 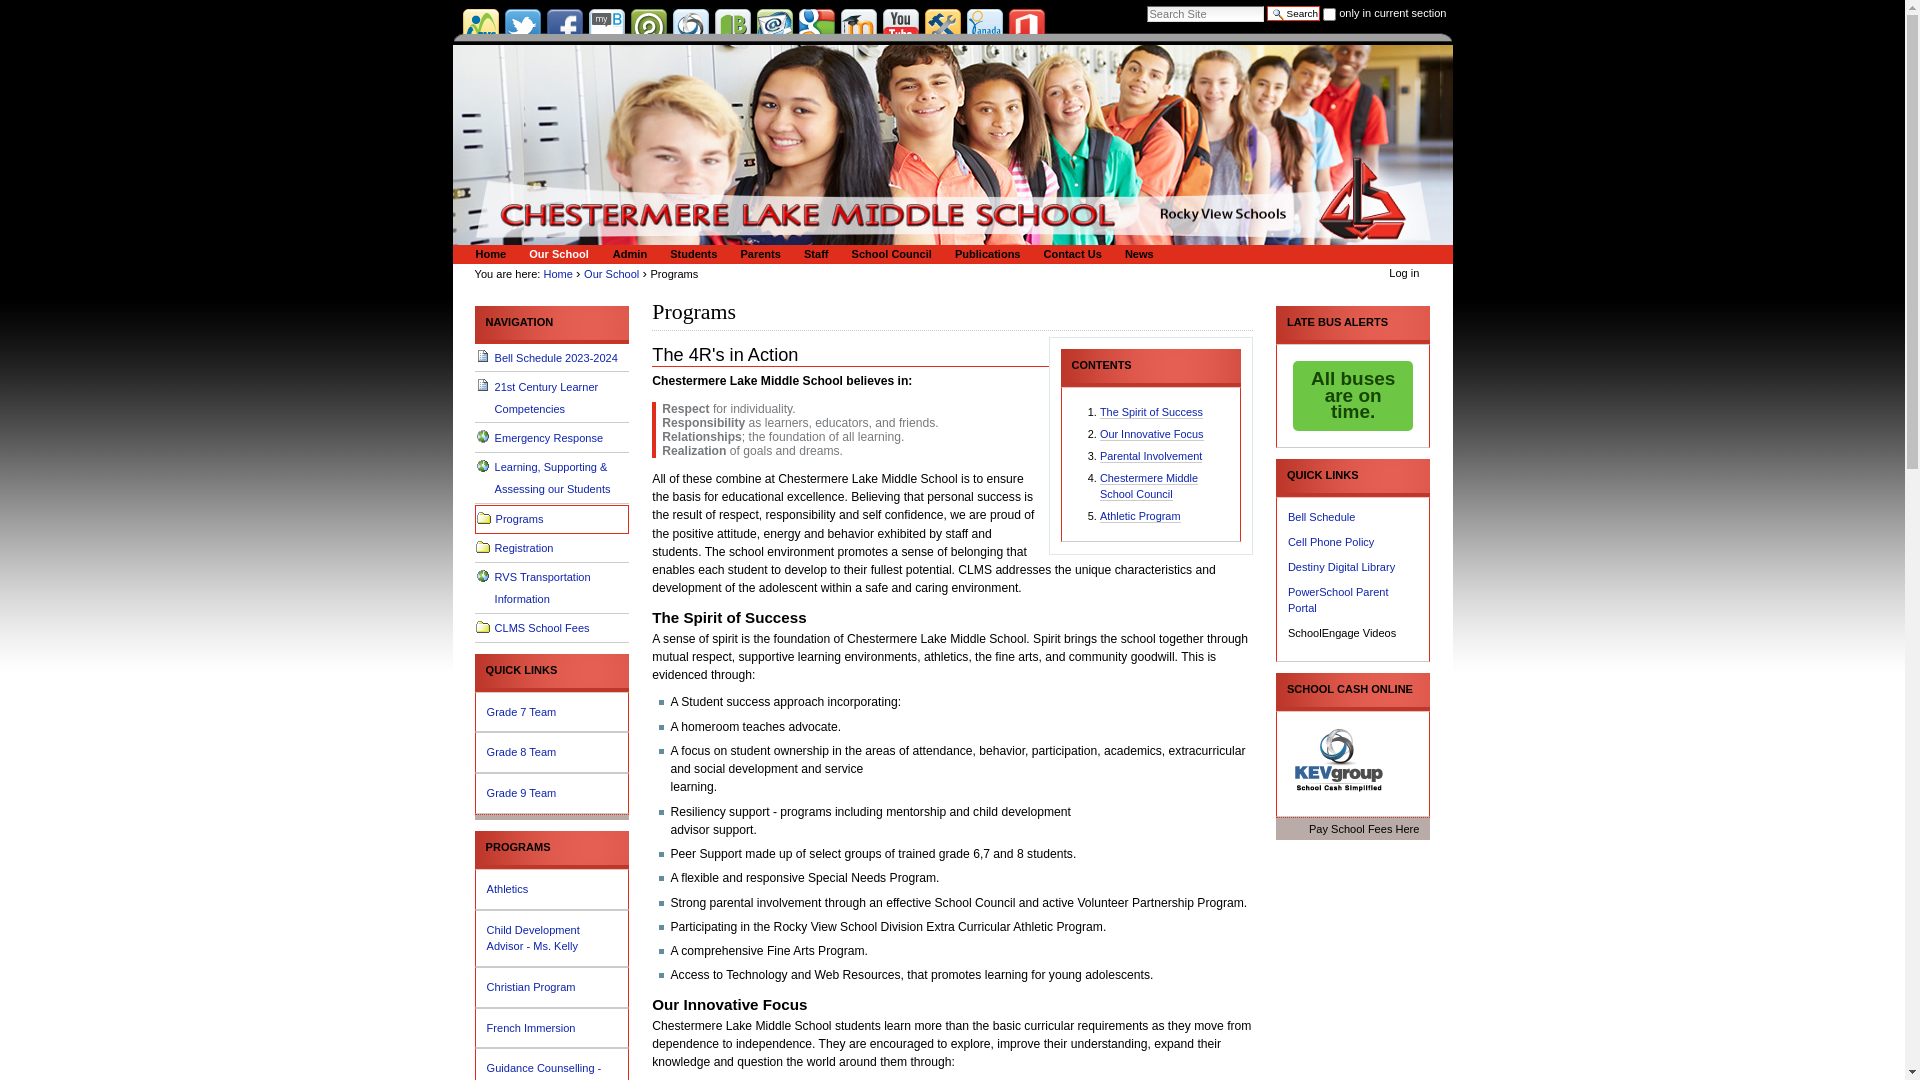 I want to click on 'French Immersion', so click(x=552, y=1028).